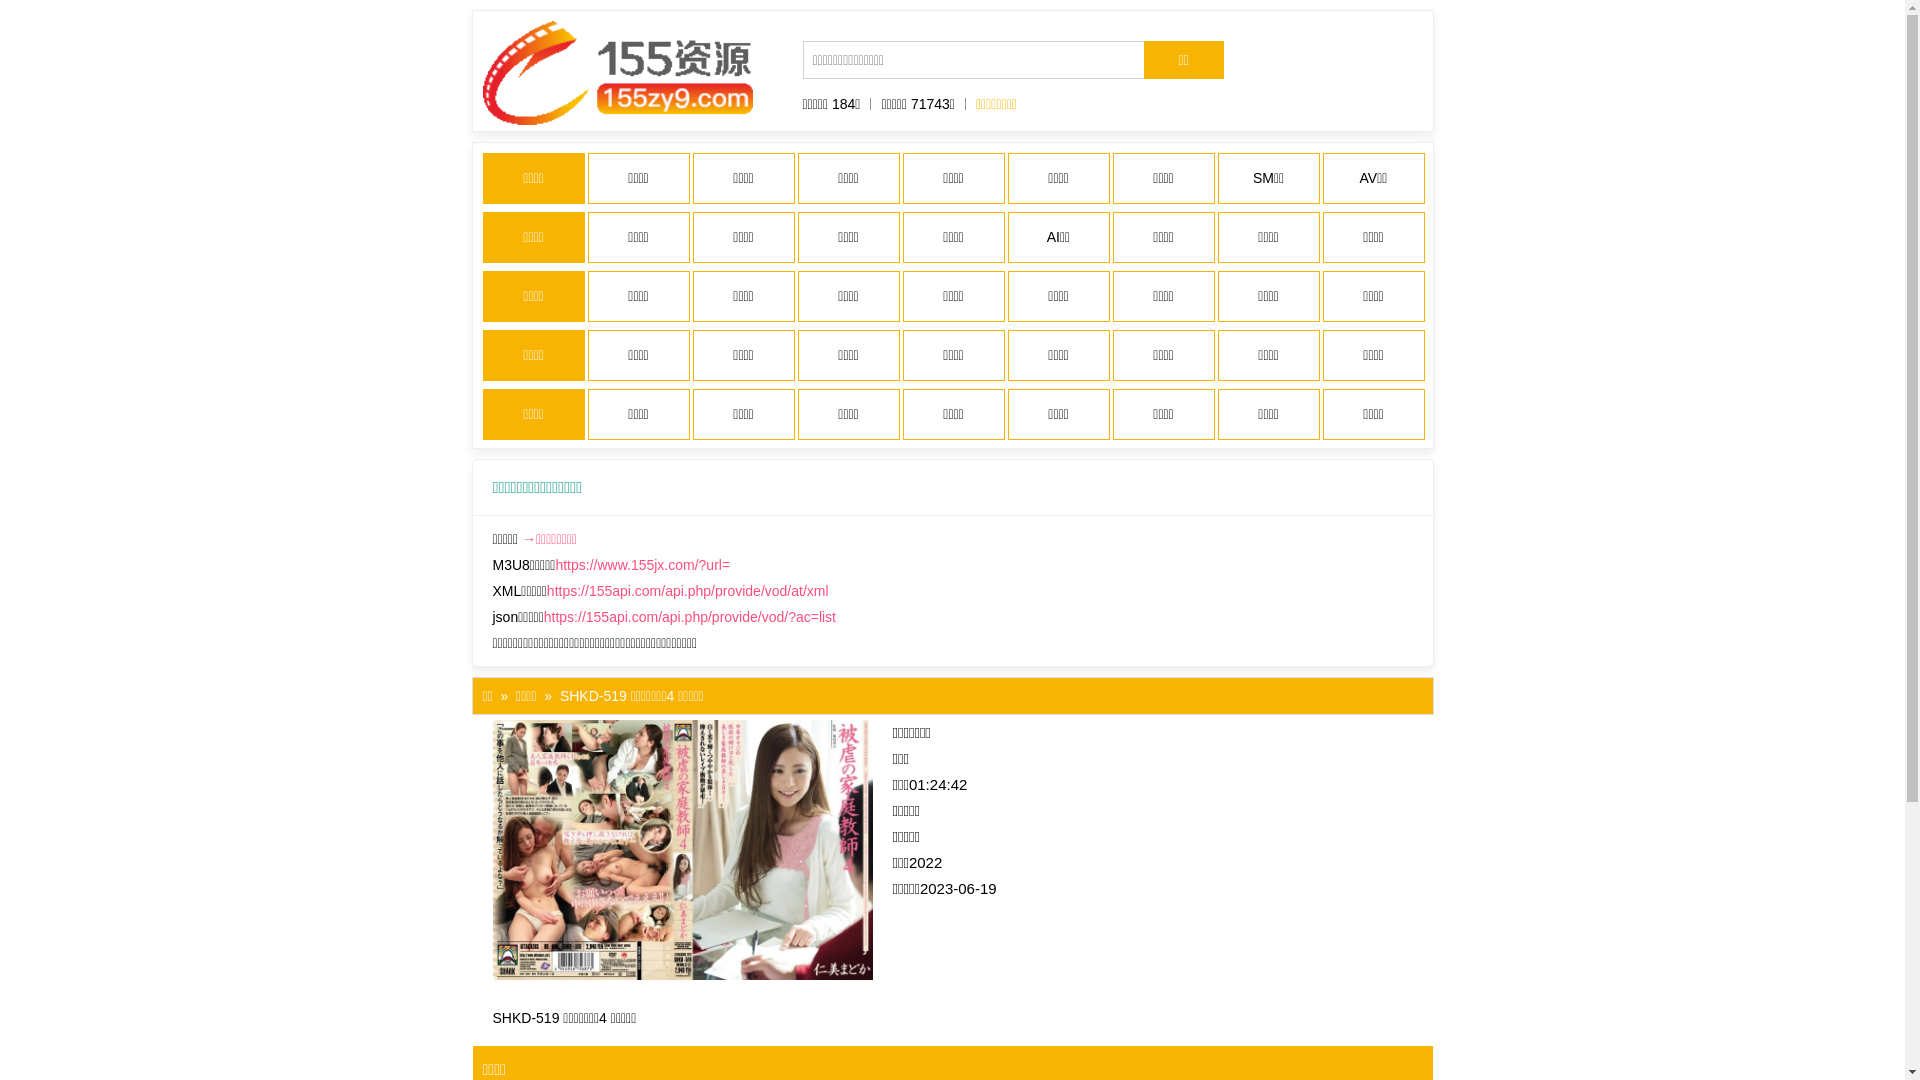 The width and height of the screenshot is (1920, 1080). What do you see at coordinates (690, 616) in the screenshot?
I see `'https://155api.com/api.php/provide/vod/?ac=list'` at bounding box center [690, 616].